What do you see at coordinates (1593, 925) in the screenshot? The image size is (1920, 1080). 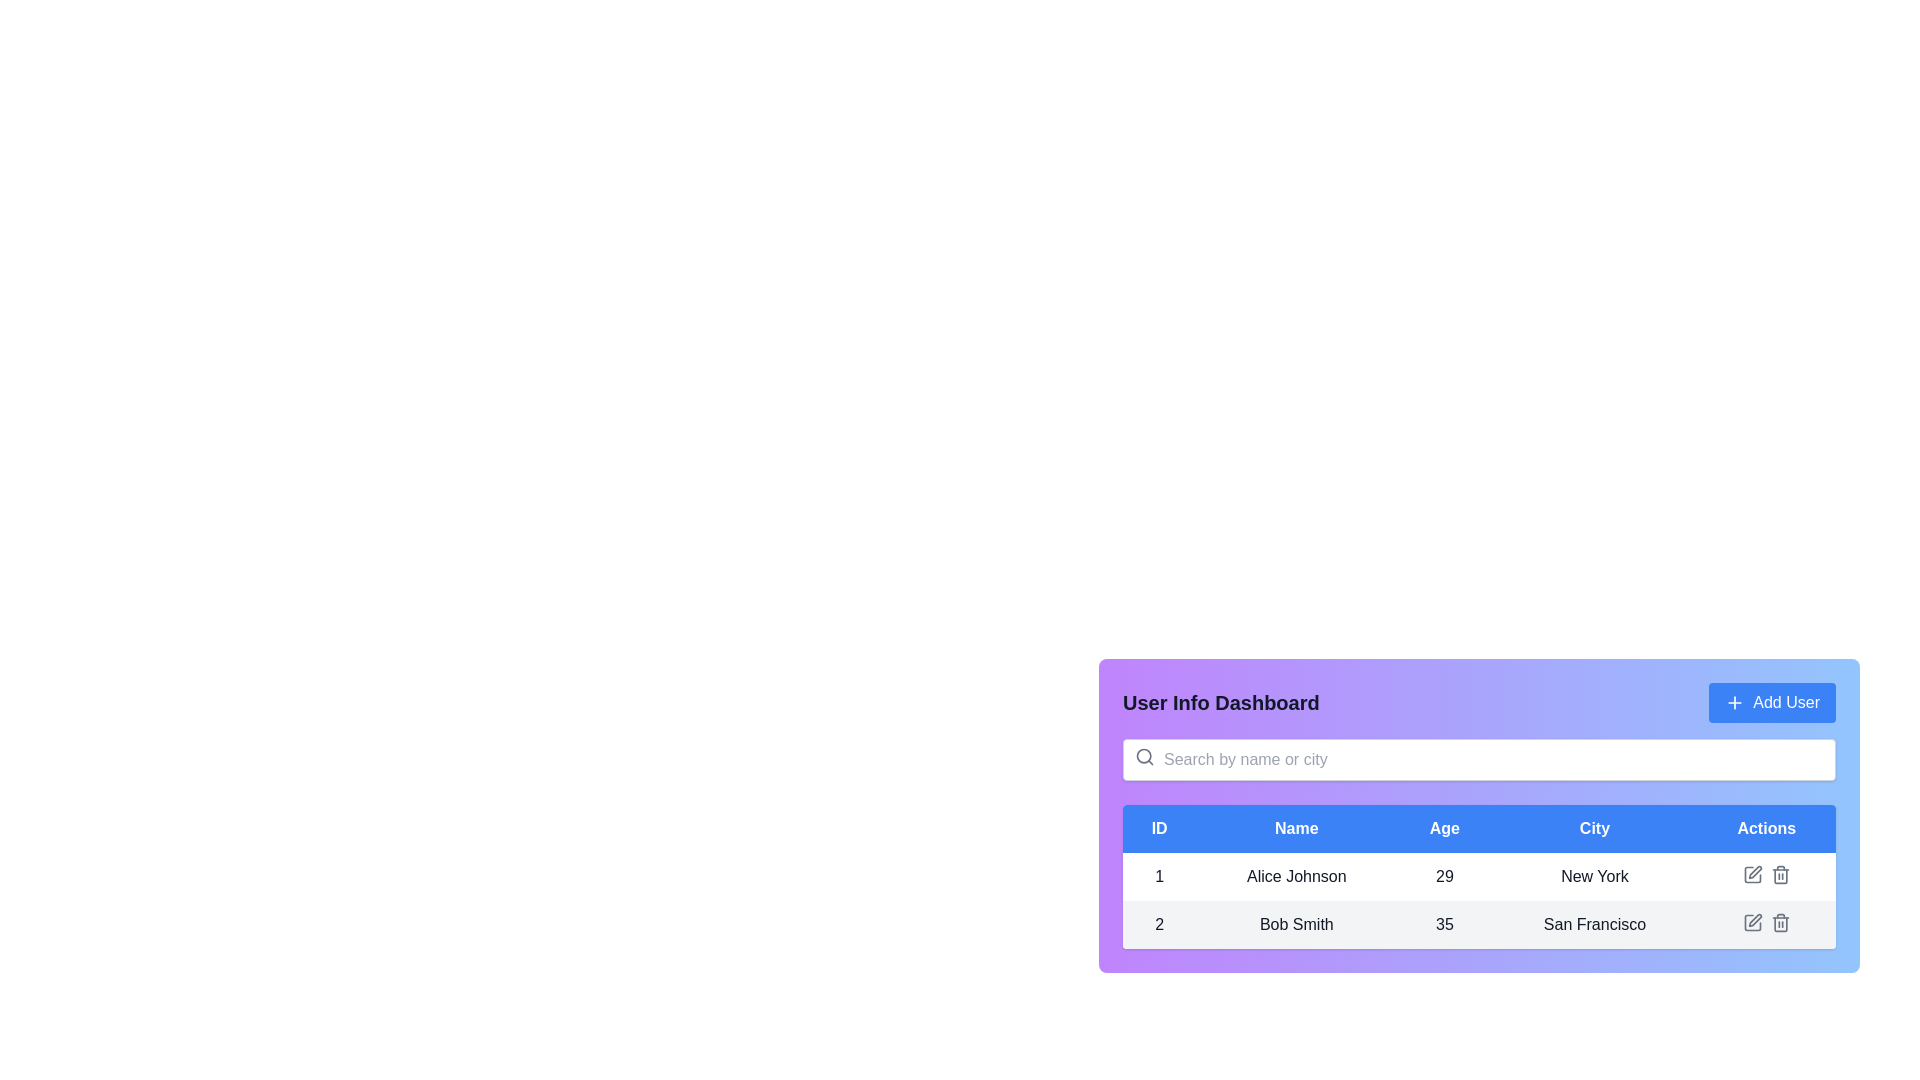 I see `static text label displaying 'San Francisco' in the second row of the table under the 'City' column` at bounding box center [1593, 925].